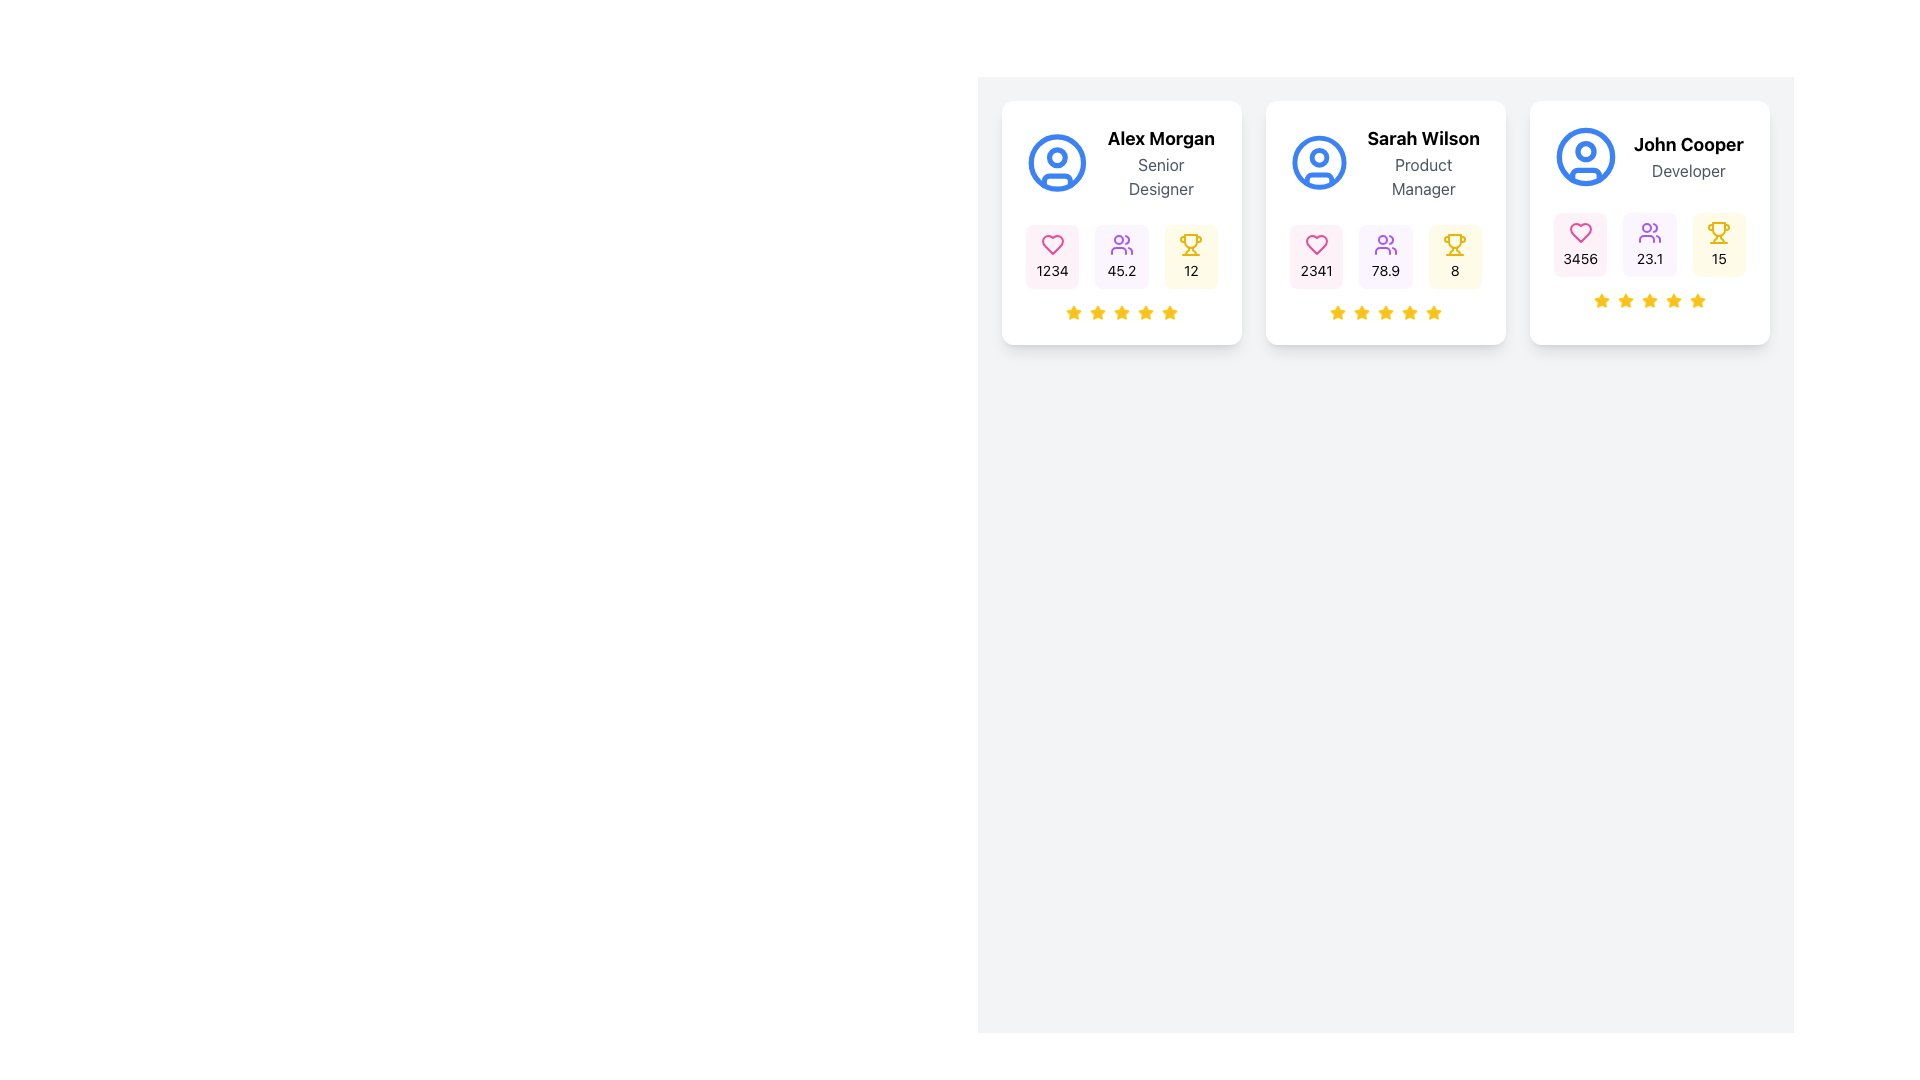  Describe the element at coordinates (1122, 256) in the screenshot. I see `the middle Data display block that shows the numerical value related to the purple user icon, located beneath the title 'Alex Morgan' and above the star rating icons` at that location.